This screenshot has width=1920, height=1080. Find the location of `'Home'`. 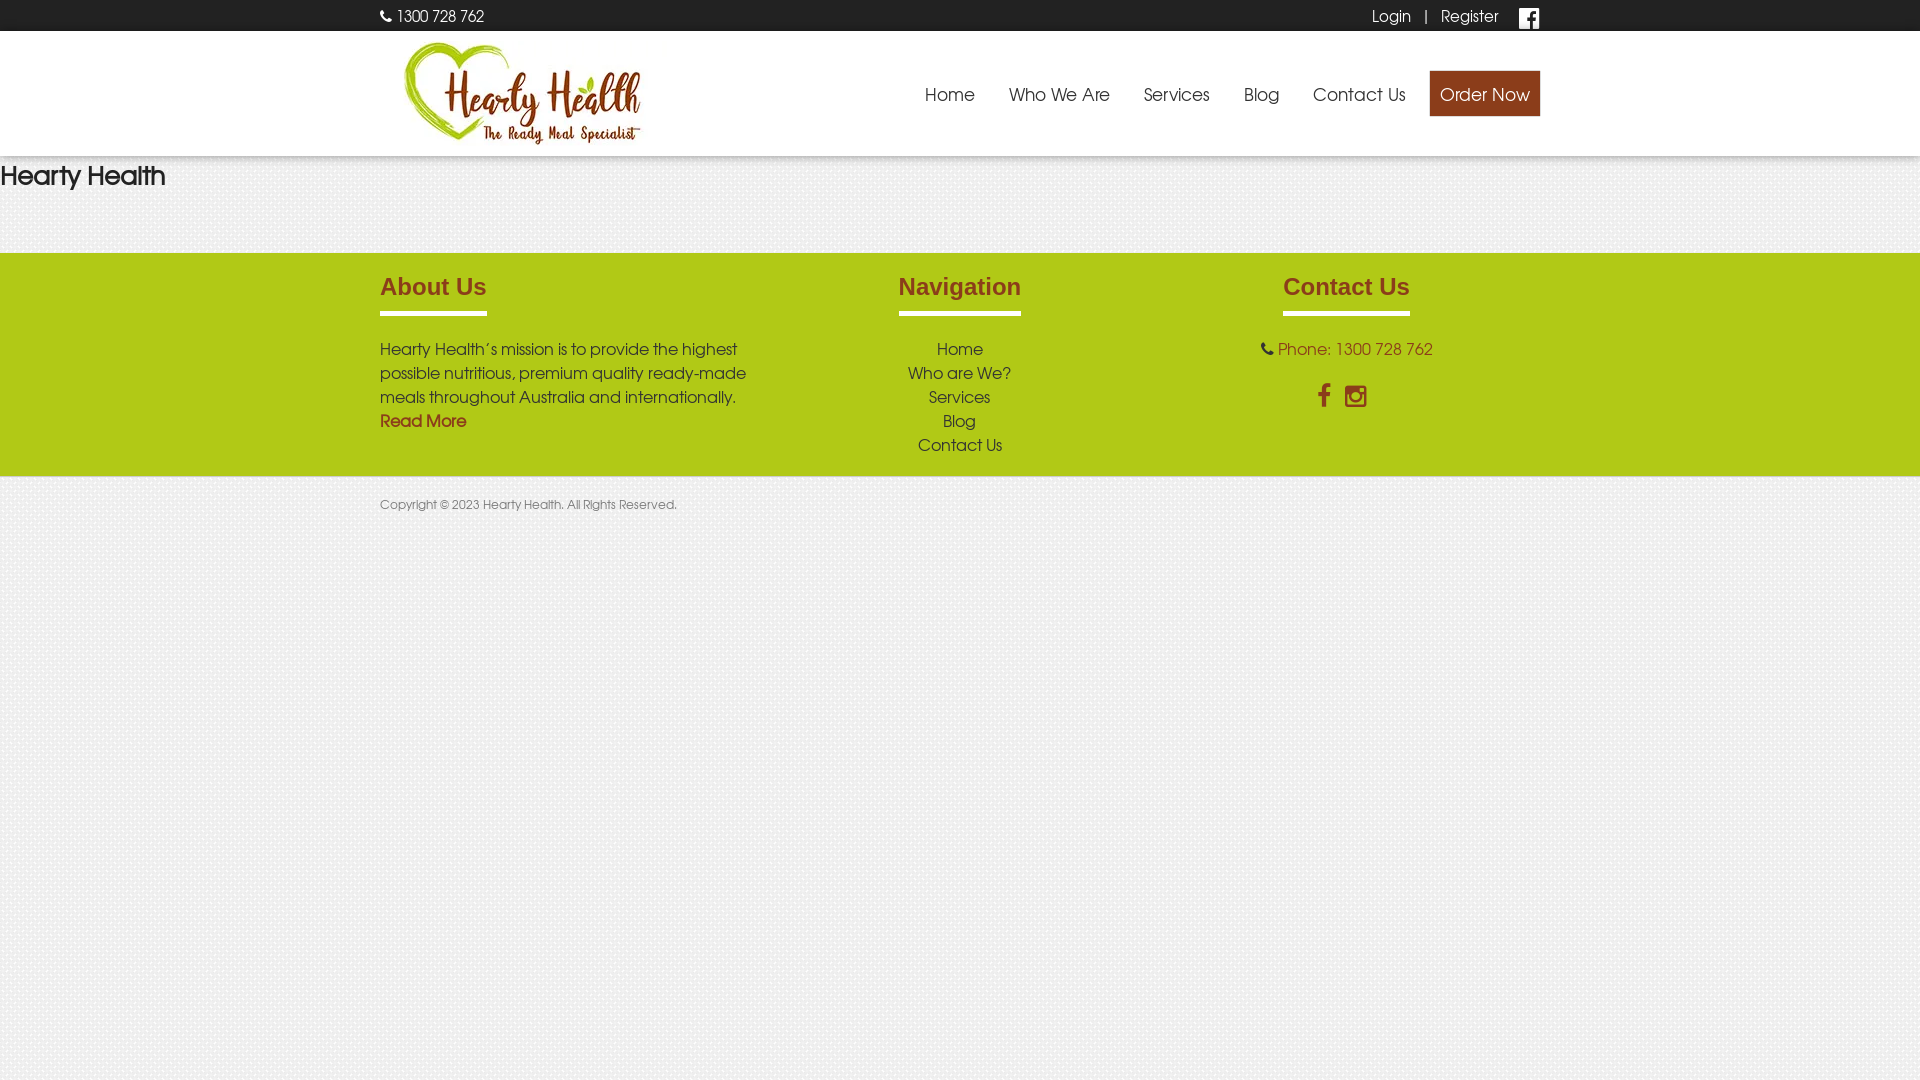

'Home' is located at coordinates (949, 93).